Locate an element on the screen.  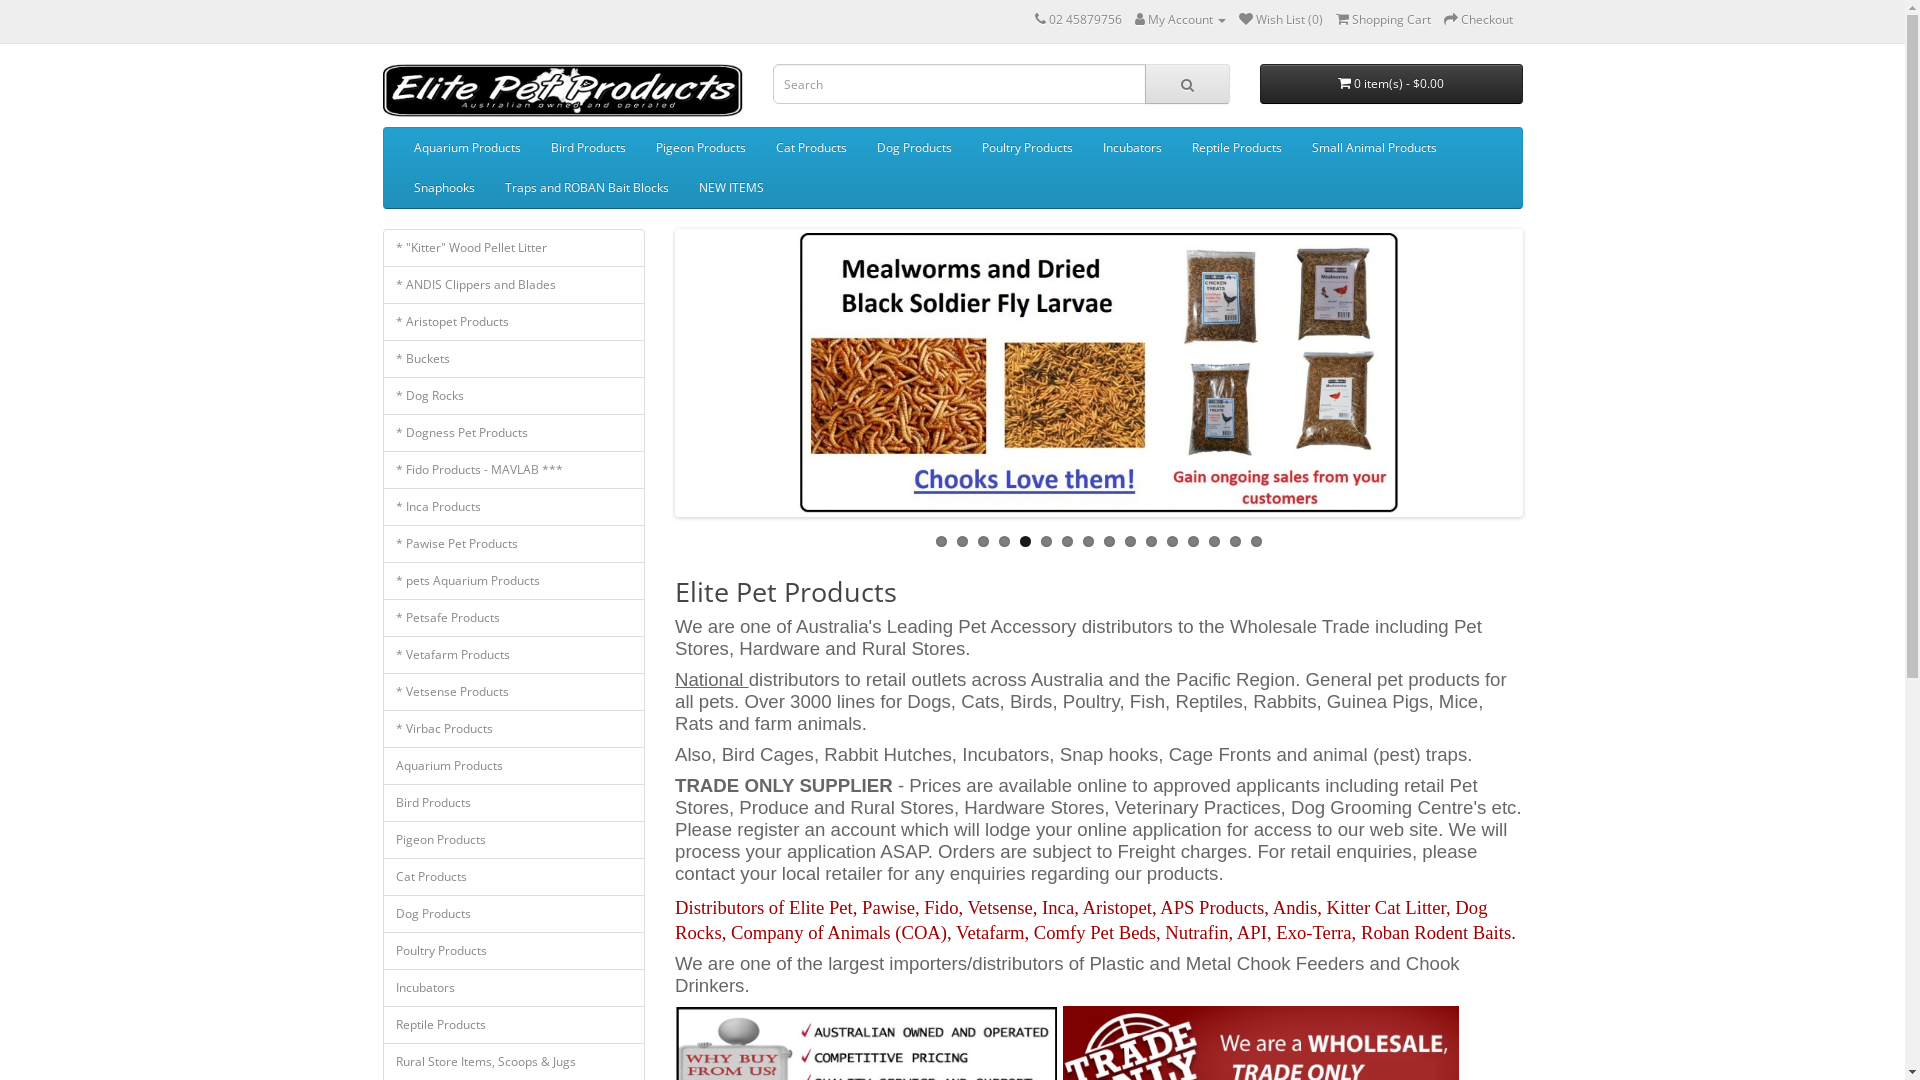
'Elite Pet Products' is located at coordinates (560, 90).